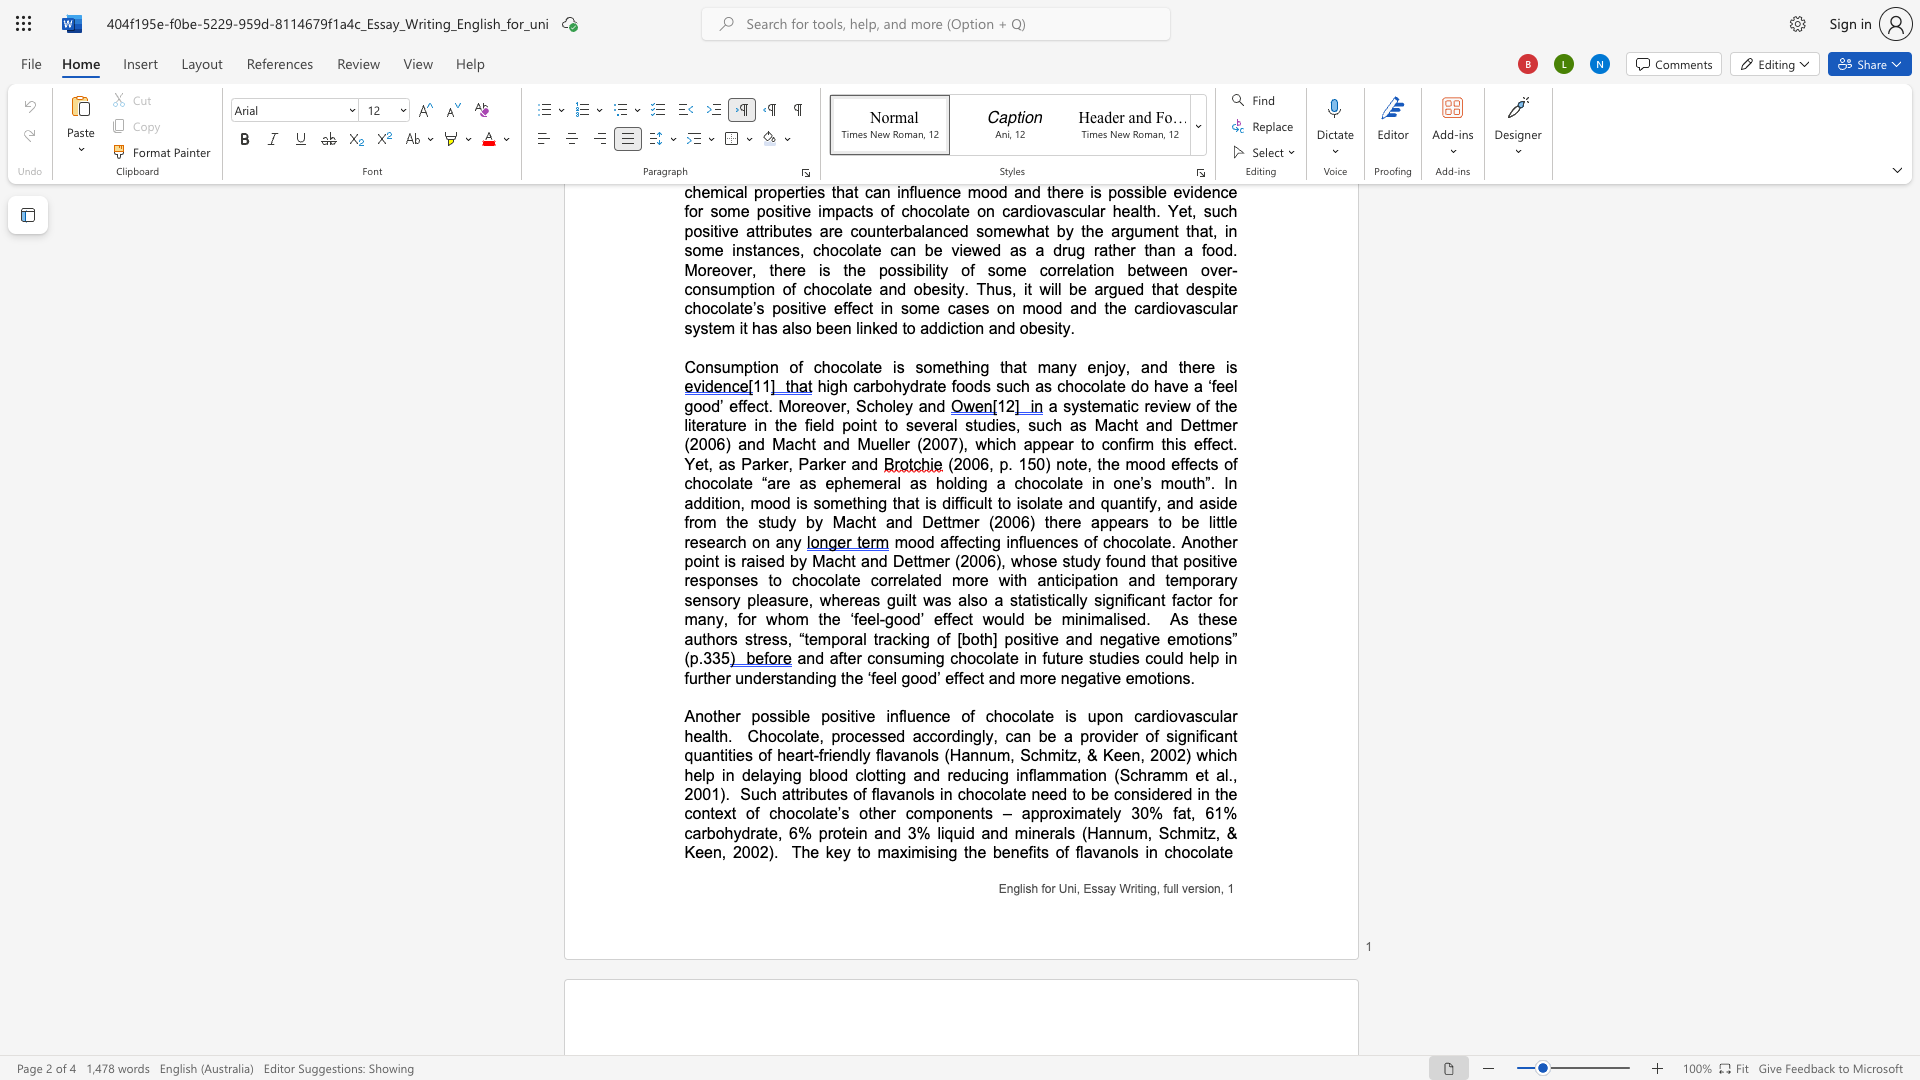  What do you see at coordinates (1136, 887) in the screenshot?
I see `the 3th character "i" in the text` at bounding box center [1136, 887].